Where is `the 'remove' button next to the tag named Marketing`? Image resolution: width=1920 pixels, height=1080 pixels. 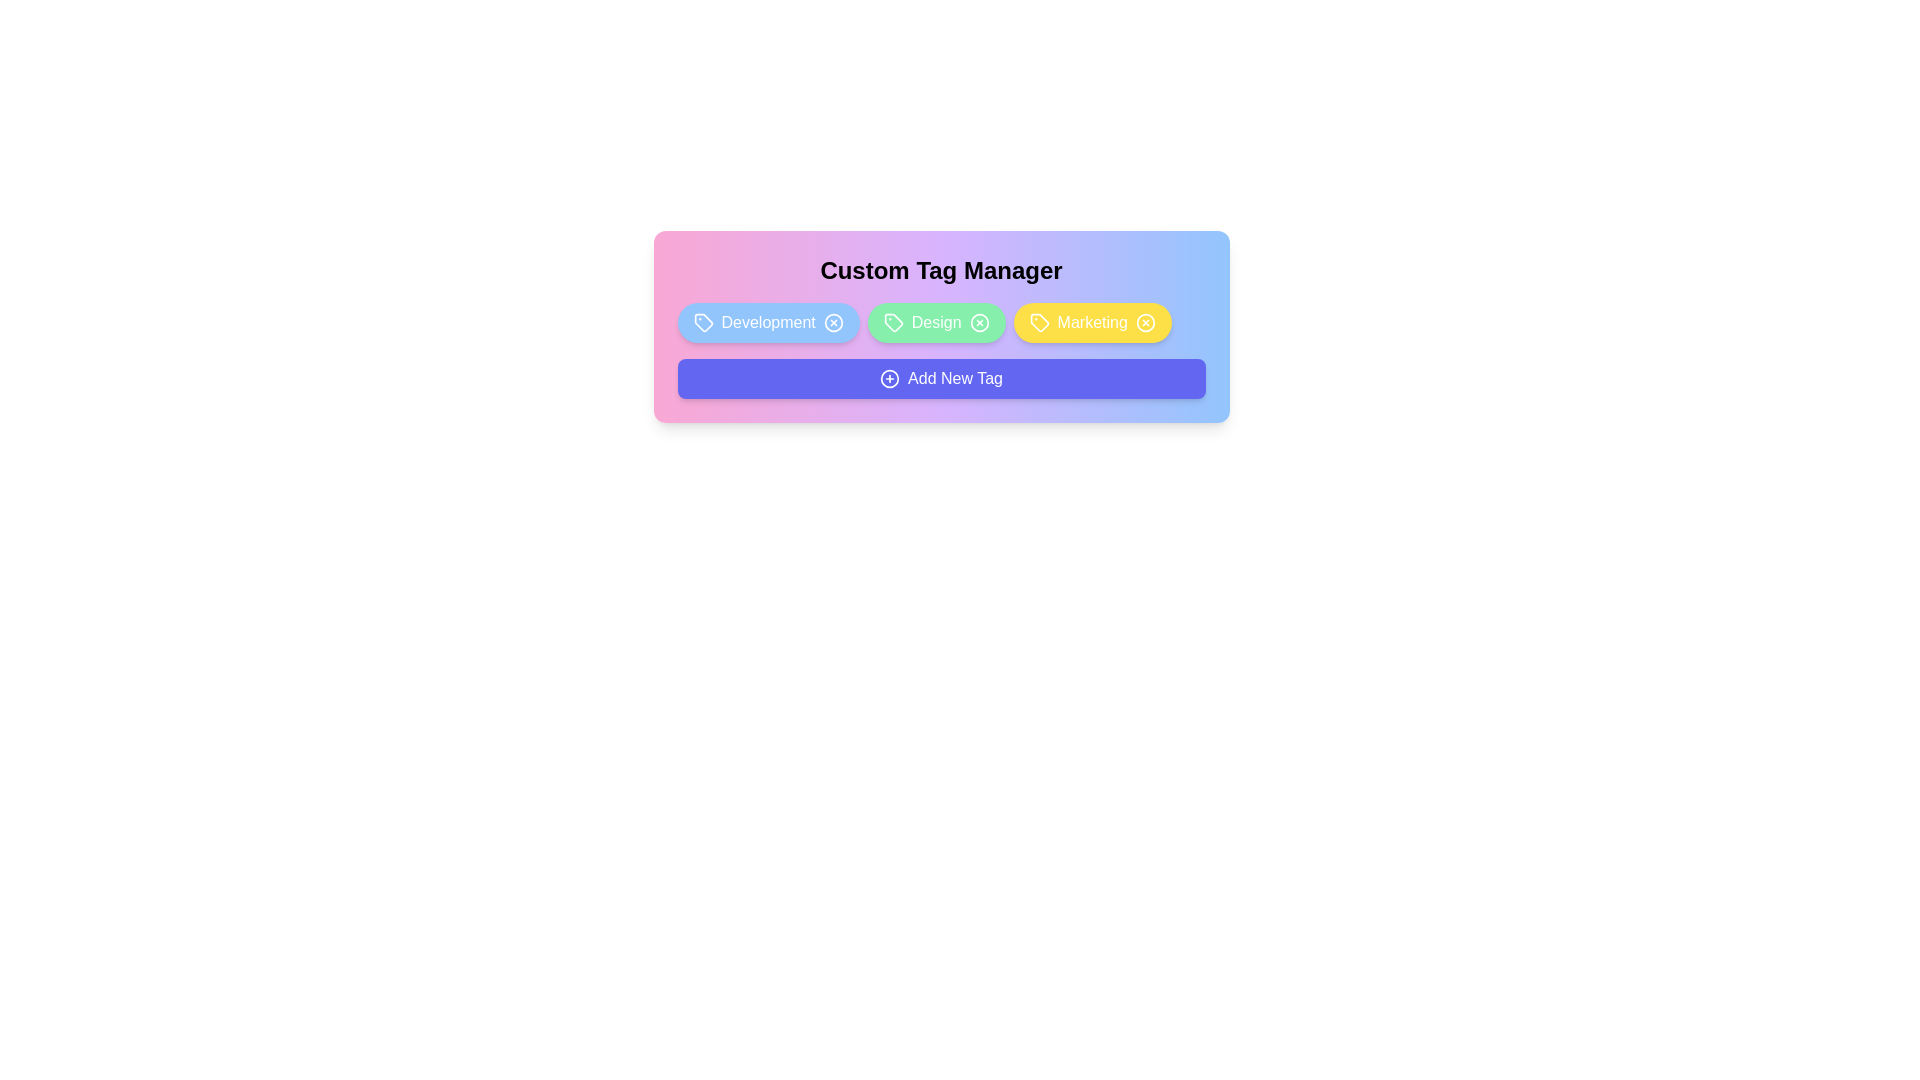 the 'remove' button next to the tag named Marketing is located at coordinates (1145, 322).